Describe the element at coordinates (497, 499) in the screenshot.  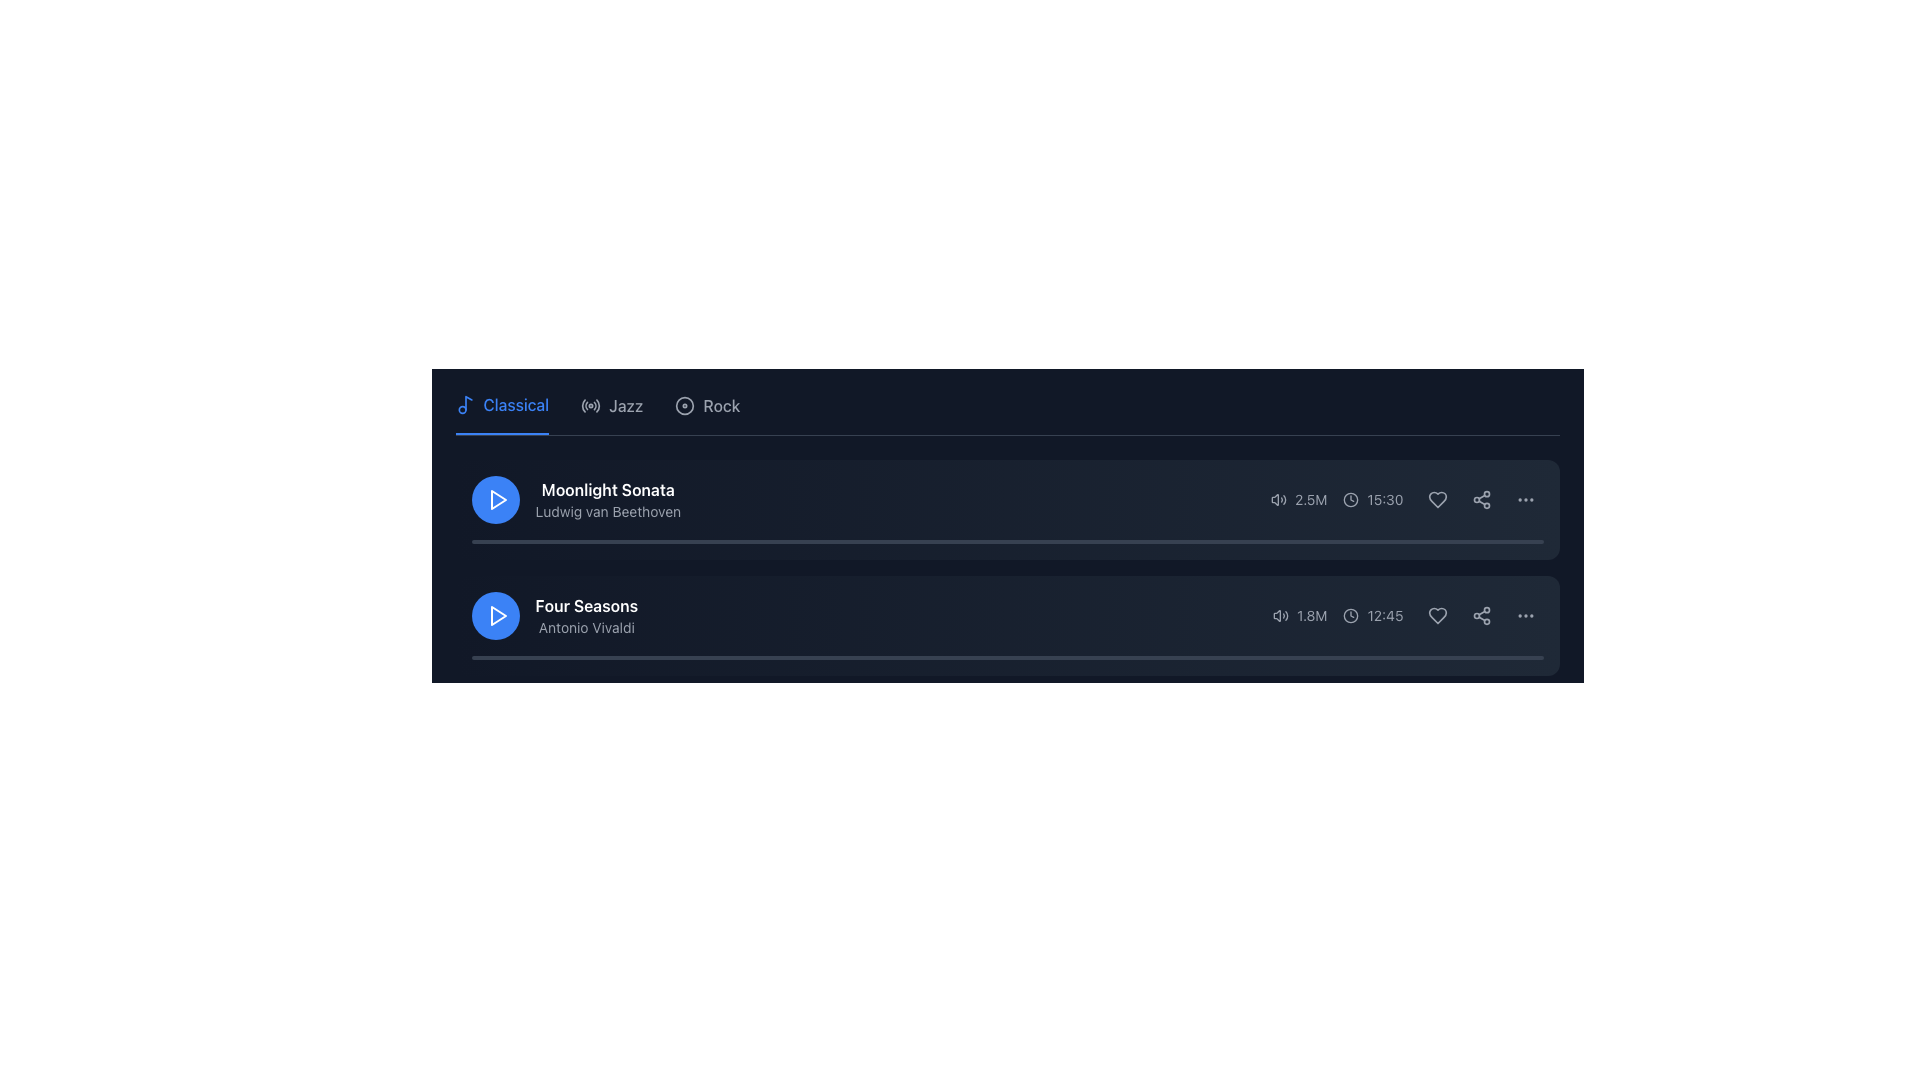
I see `the play icon within the circular button` at that location.